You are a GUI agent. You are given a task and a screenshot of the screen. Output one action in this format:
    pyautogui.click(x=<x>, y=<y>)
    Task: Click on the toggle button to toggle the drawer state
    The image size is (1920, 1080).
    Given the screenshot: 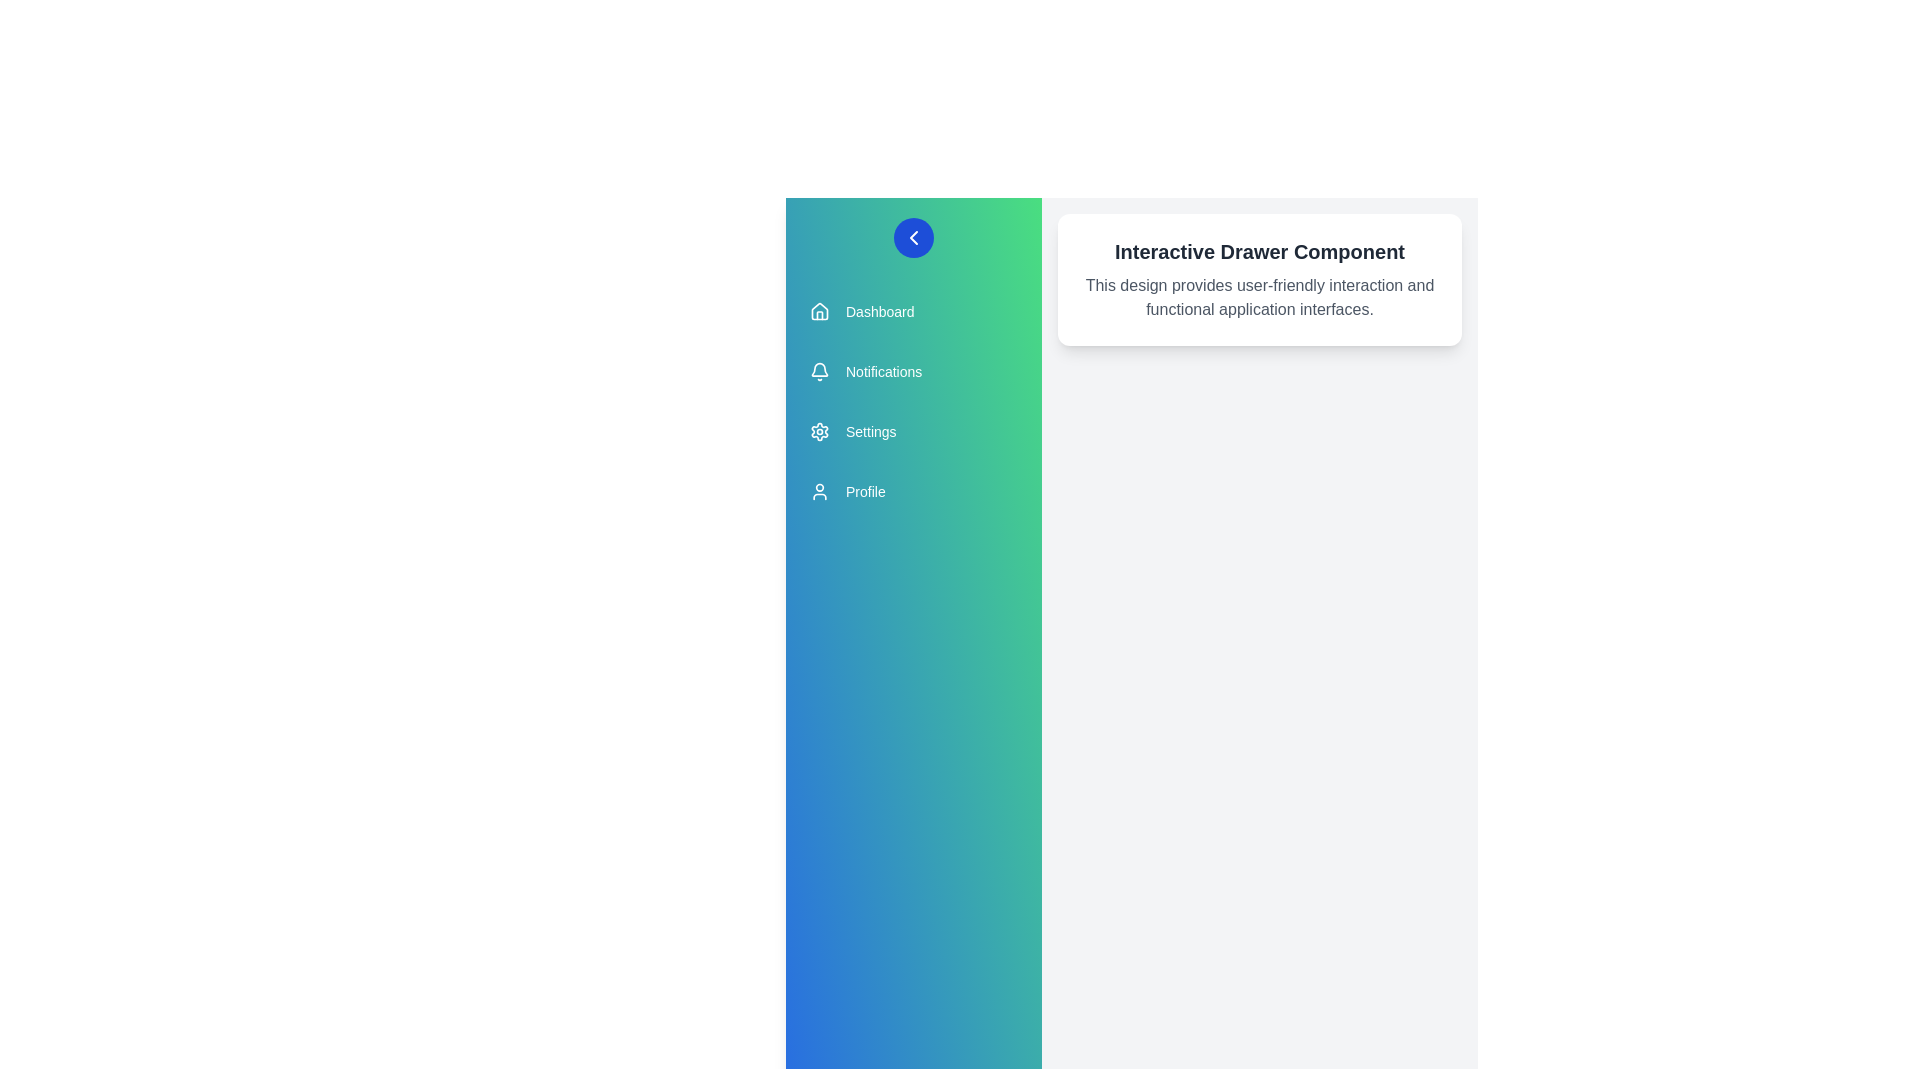 What is the action you would take?
    pyautogui.click(x=912, y=237)
    